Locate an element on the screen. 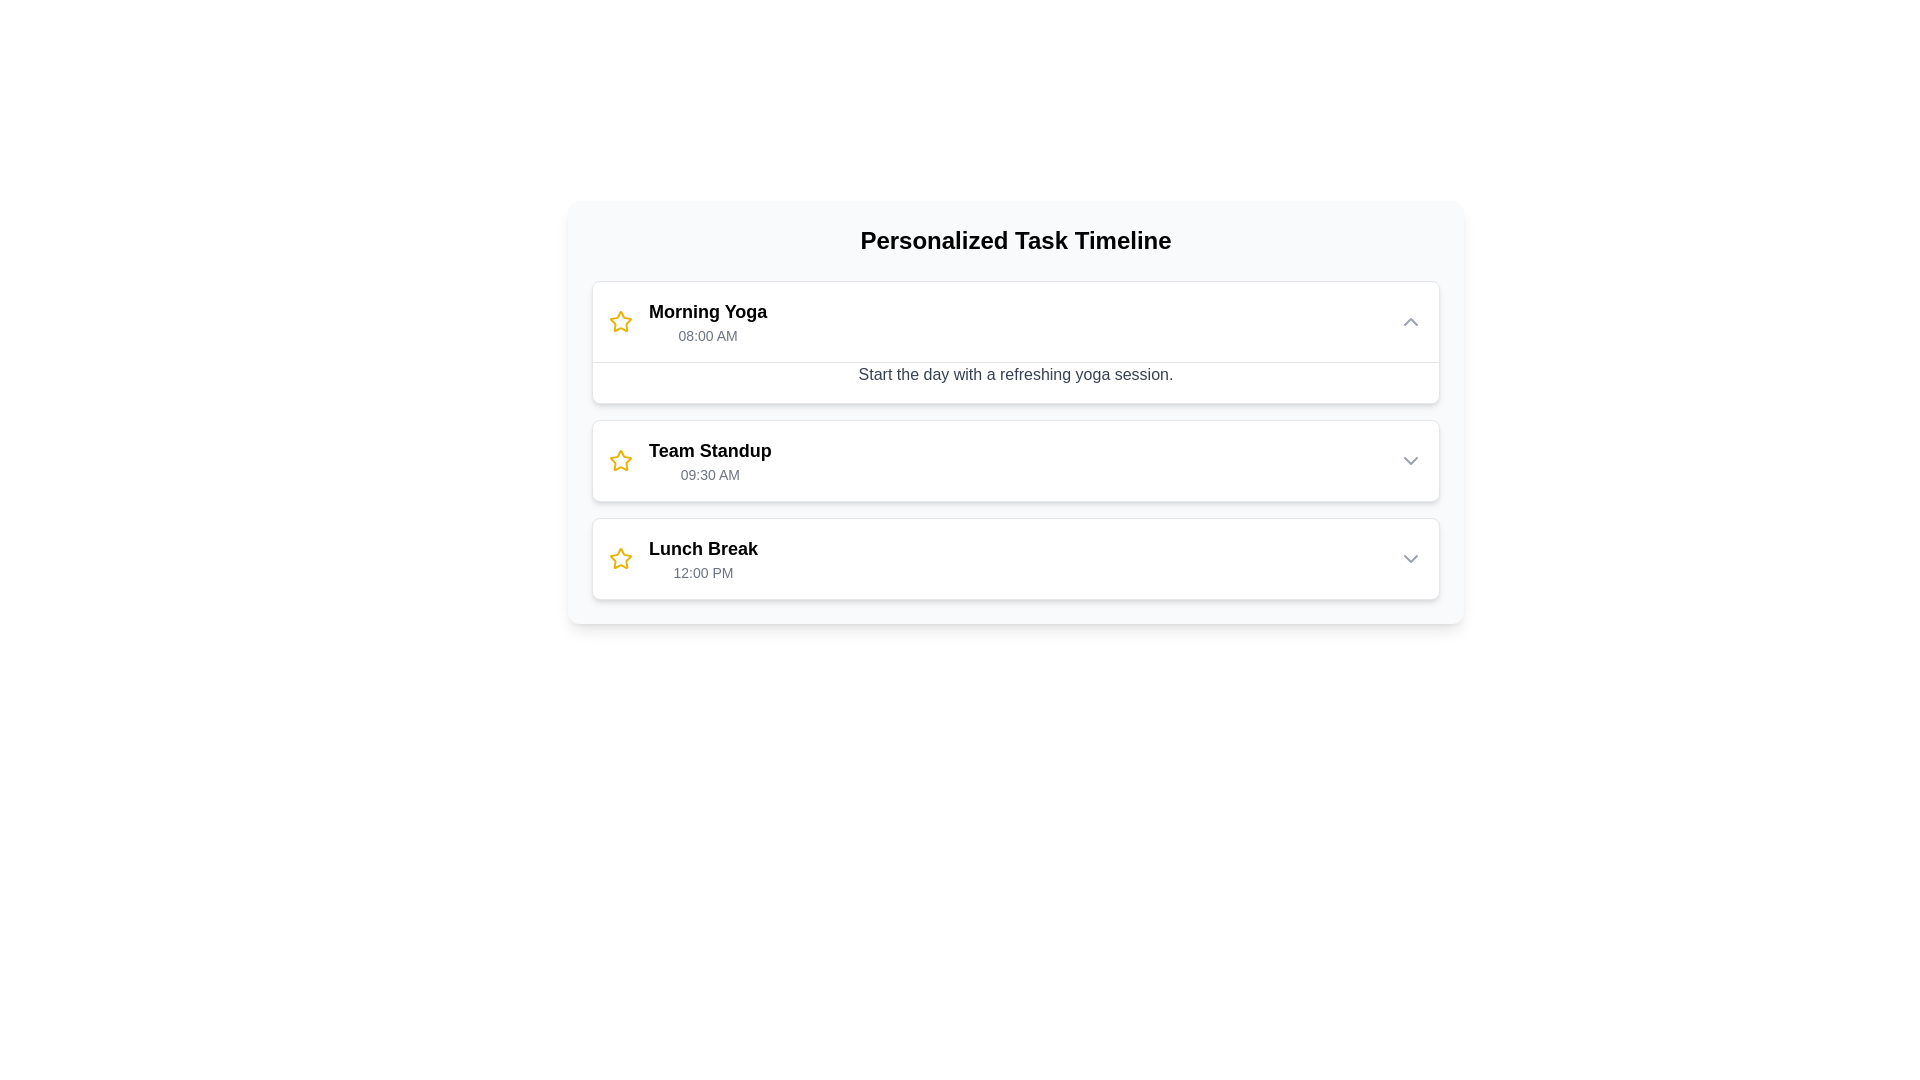 This screenshot has height=1080, width=1920. on the 'Team Standup' meeting text label with a timestamp, which is the second task in the vertical list under the 'Personalized Task Timeline' heading is located at coordinates (710, 461).